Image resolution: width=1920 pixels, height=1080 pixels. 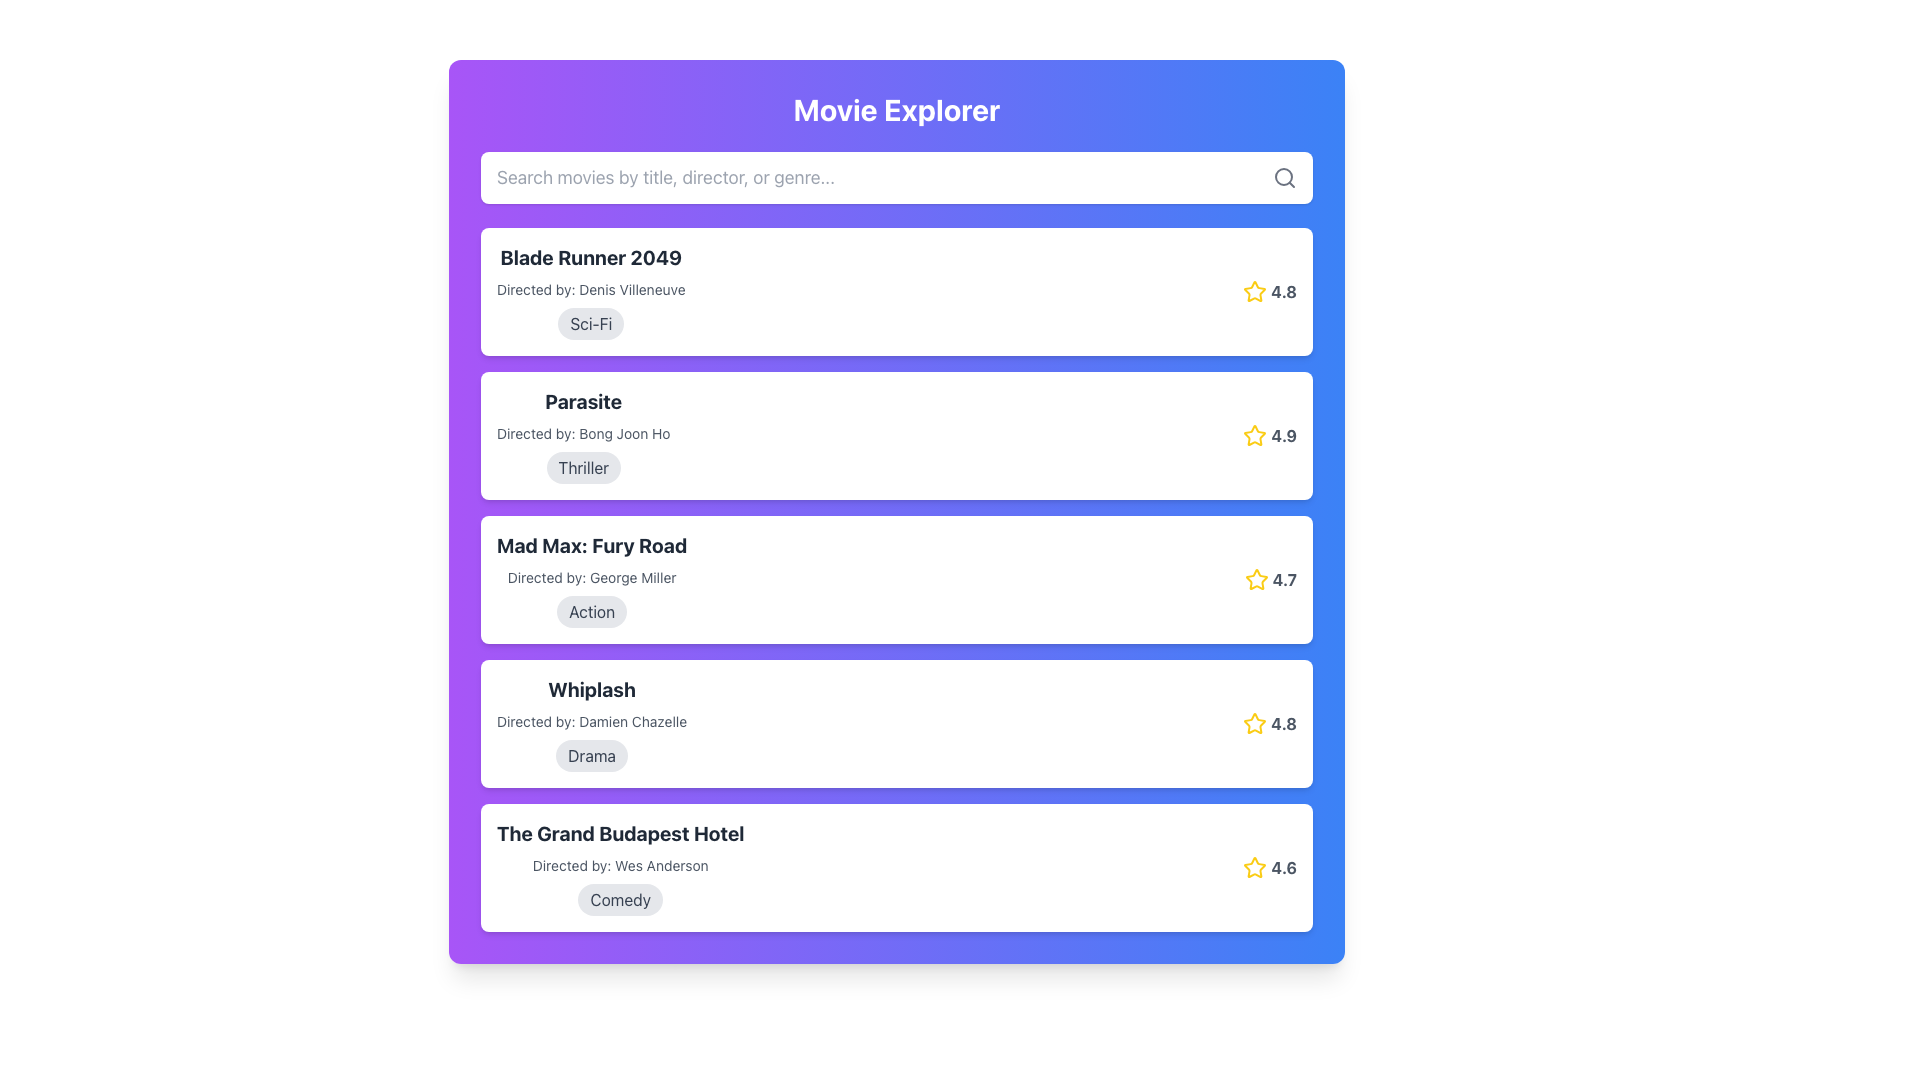 What do you see at coordinates (1254, 866) in the screenshot?
I see `the star icon representing the rating for 'The Grand Budapest Hotel', which is located to the left of the rating number '4.6'` at bounding box center [1254, 866].